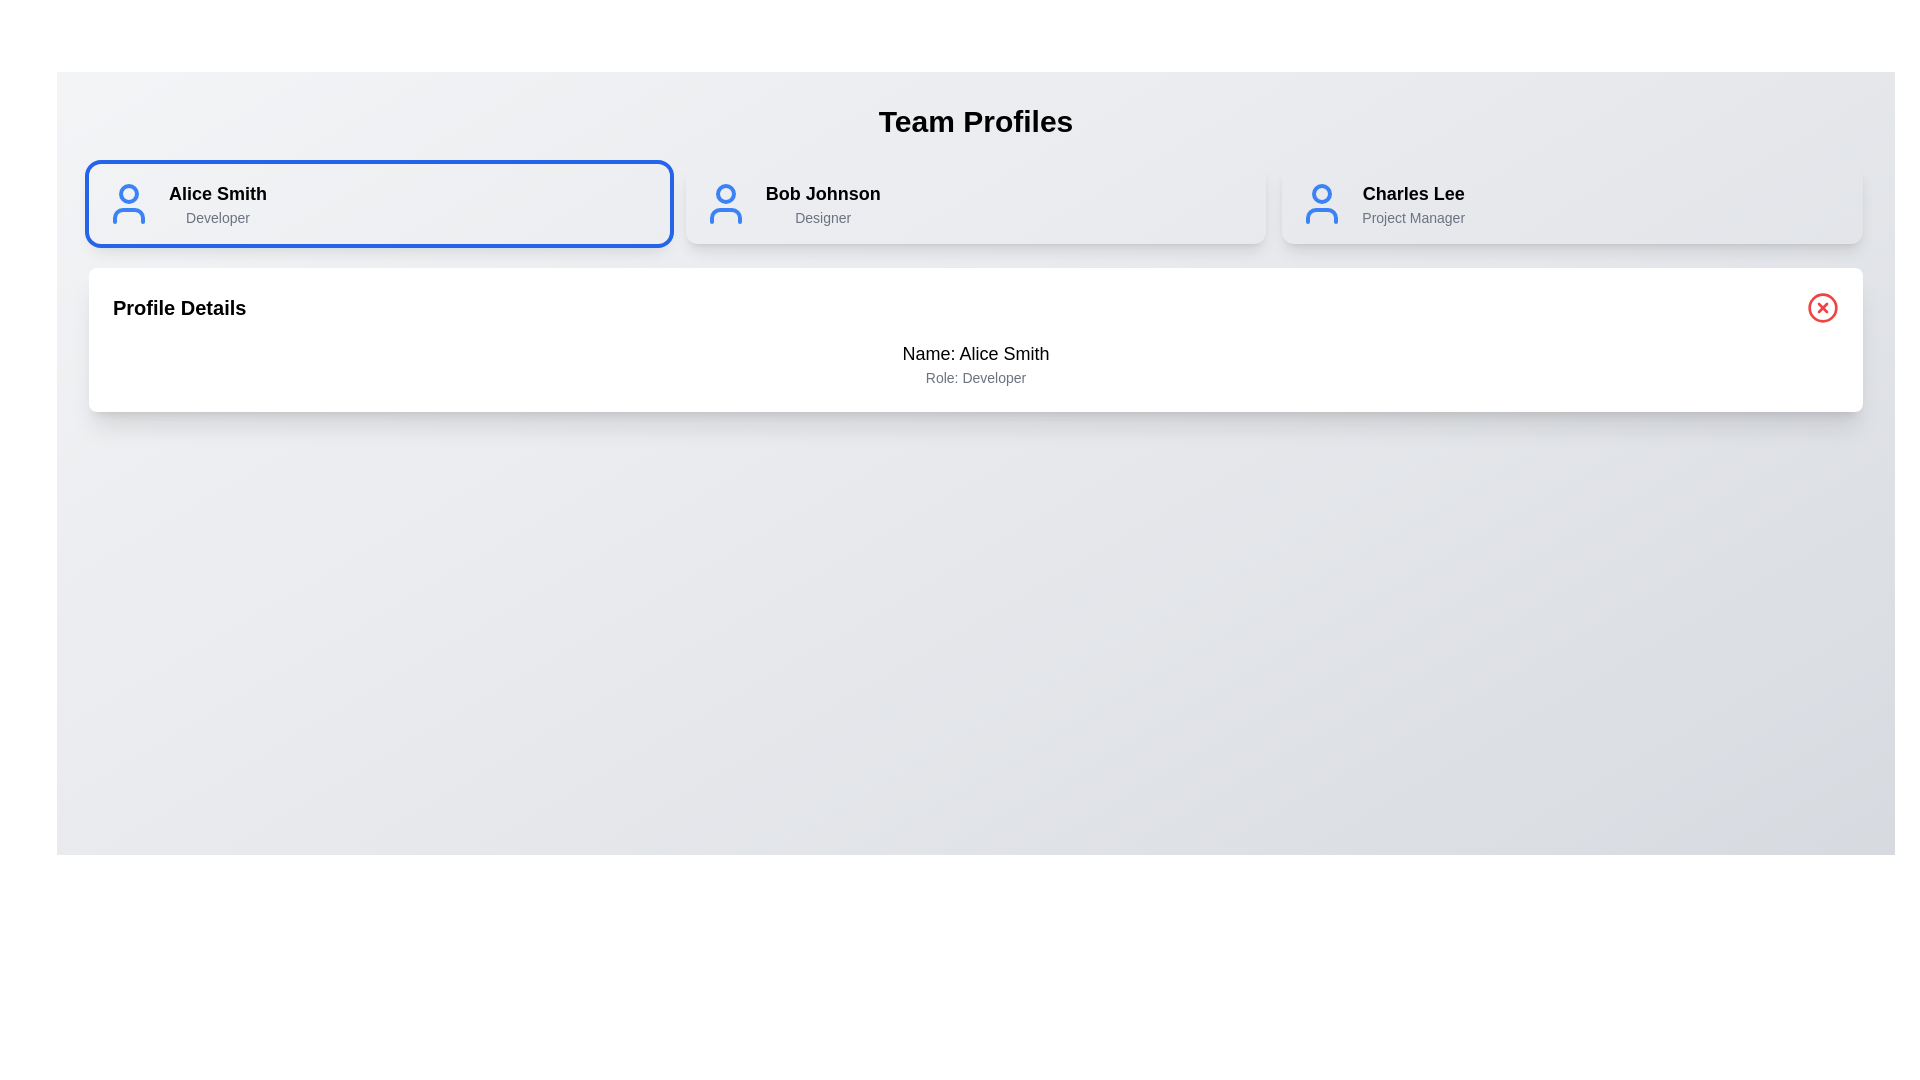 This screenshot has height=1080, width=1920. I want to click on the user icon SVG graphical element located in the top-right card, adjacent to the text 'Charles Lee' and vertically centered within the card, so click(1322, 204).